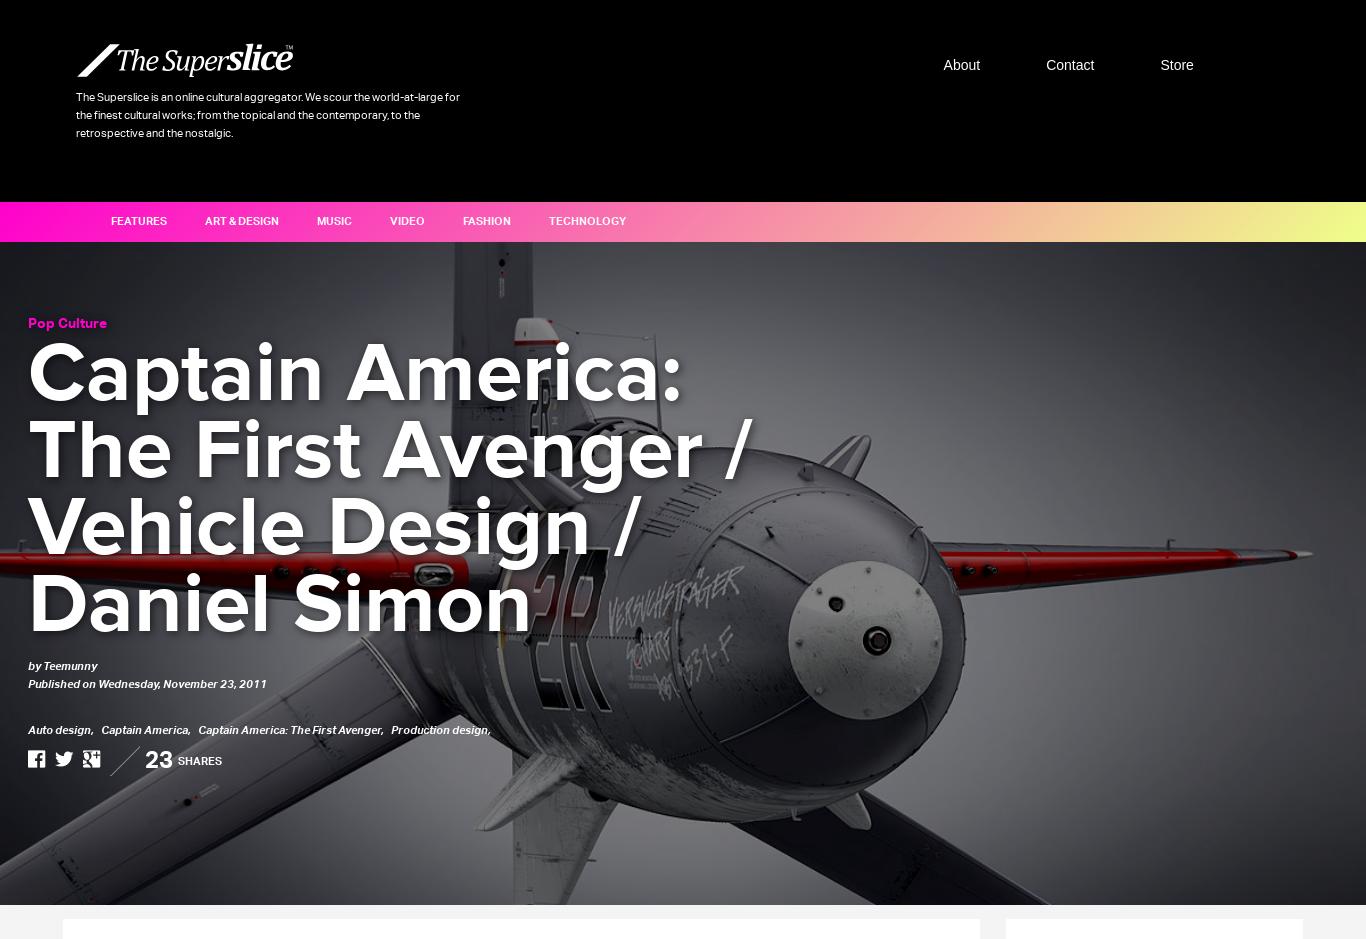 The height and width of the screenshot is (939, 1366). I want to click on 'Contact', so click(1068, 63).